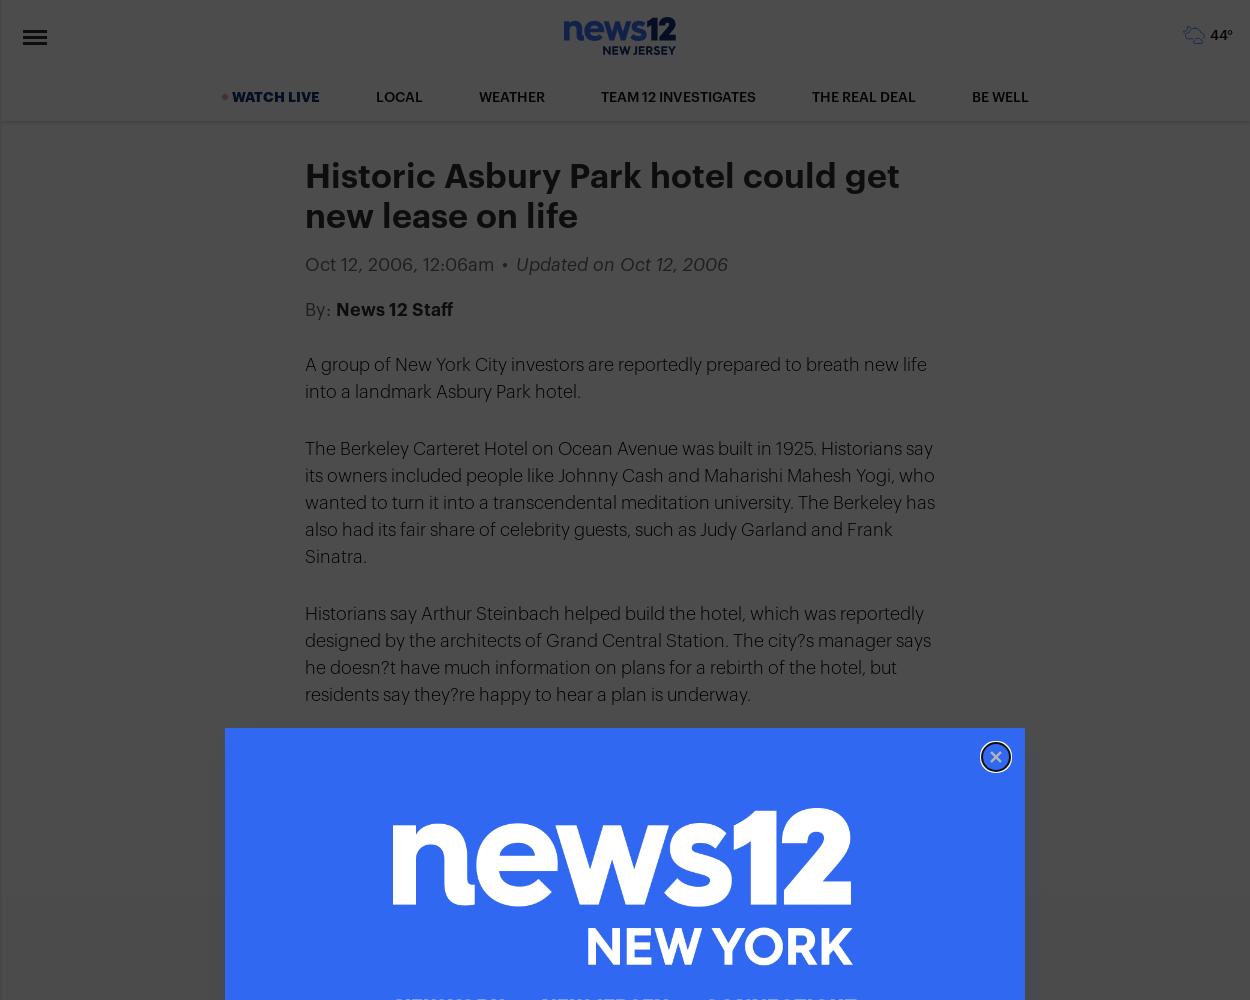  I want to click on 'The Berkeley Carteret Hotel on Ocean Avenue was built in 1925. Historians say its owners included people like Johnny Cash and Maharishi Mahesh Yogi, who wanted to turn it into a transcendental meditation university. The Berkeley has also had its fair share of celebrity guests, such as Judy Garland and Frank Sinatra.', so click(619, 503).